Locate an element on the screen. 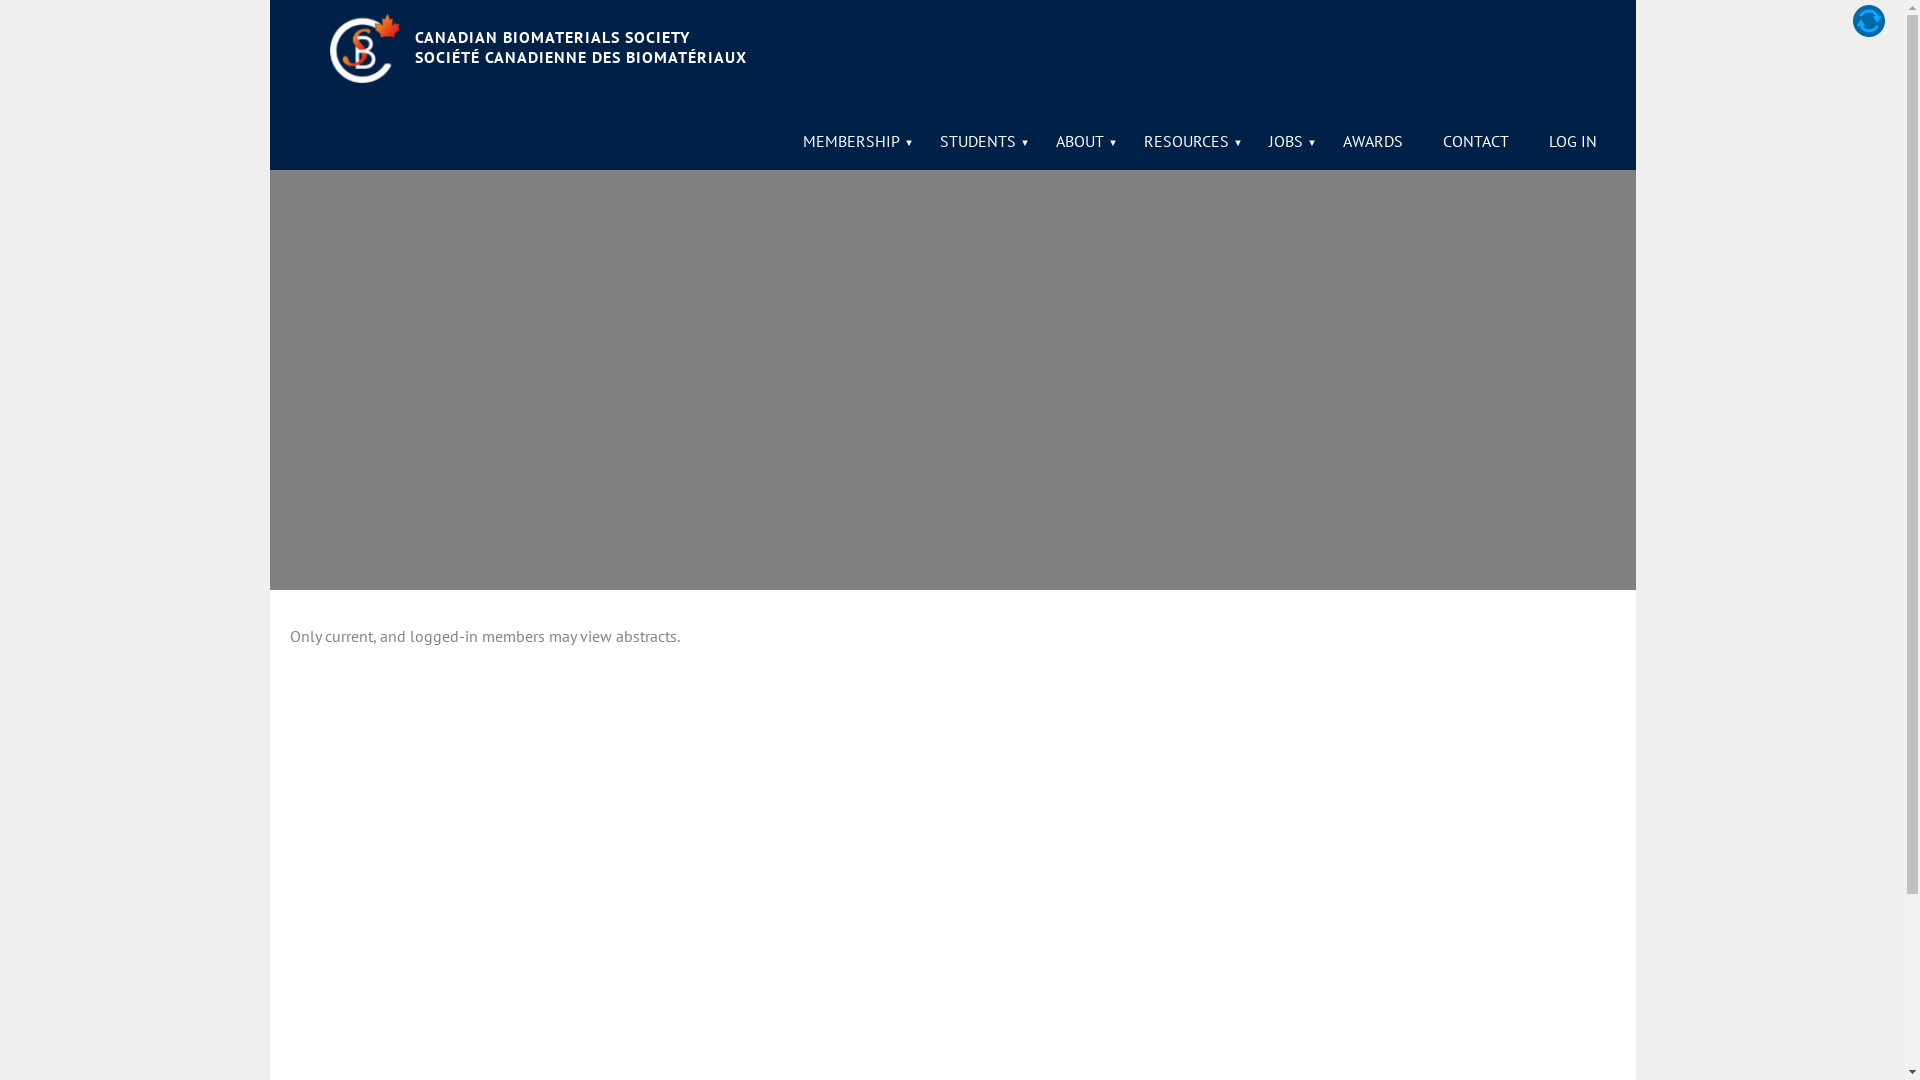  'LOG IN' is located at coordinates (1571, 140).